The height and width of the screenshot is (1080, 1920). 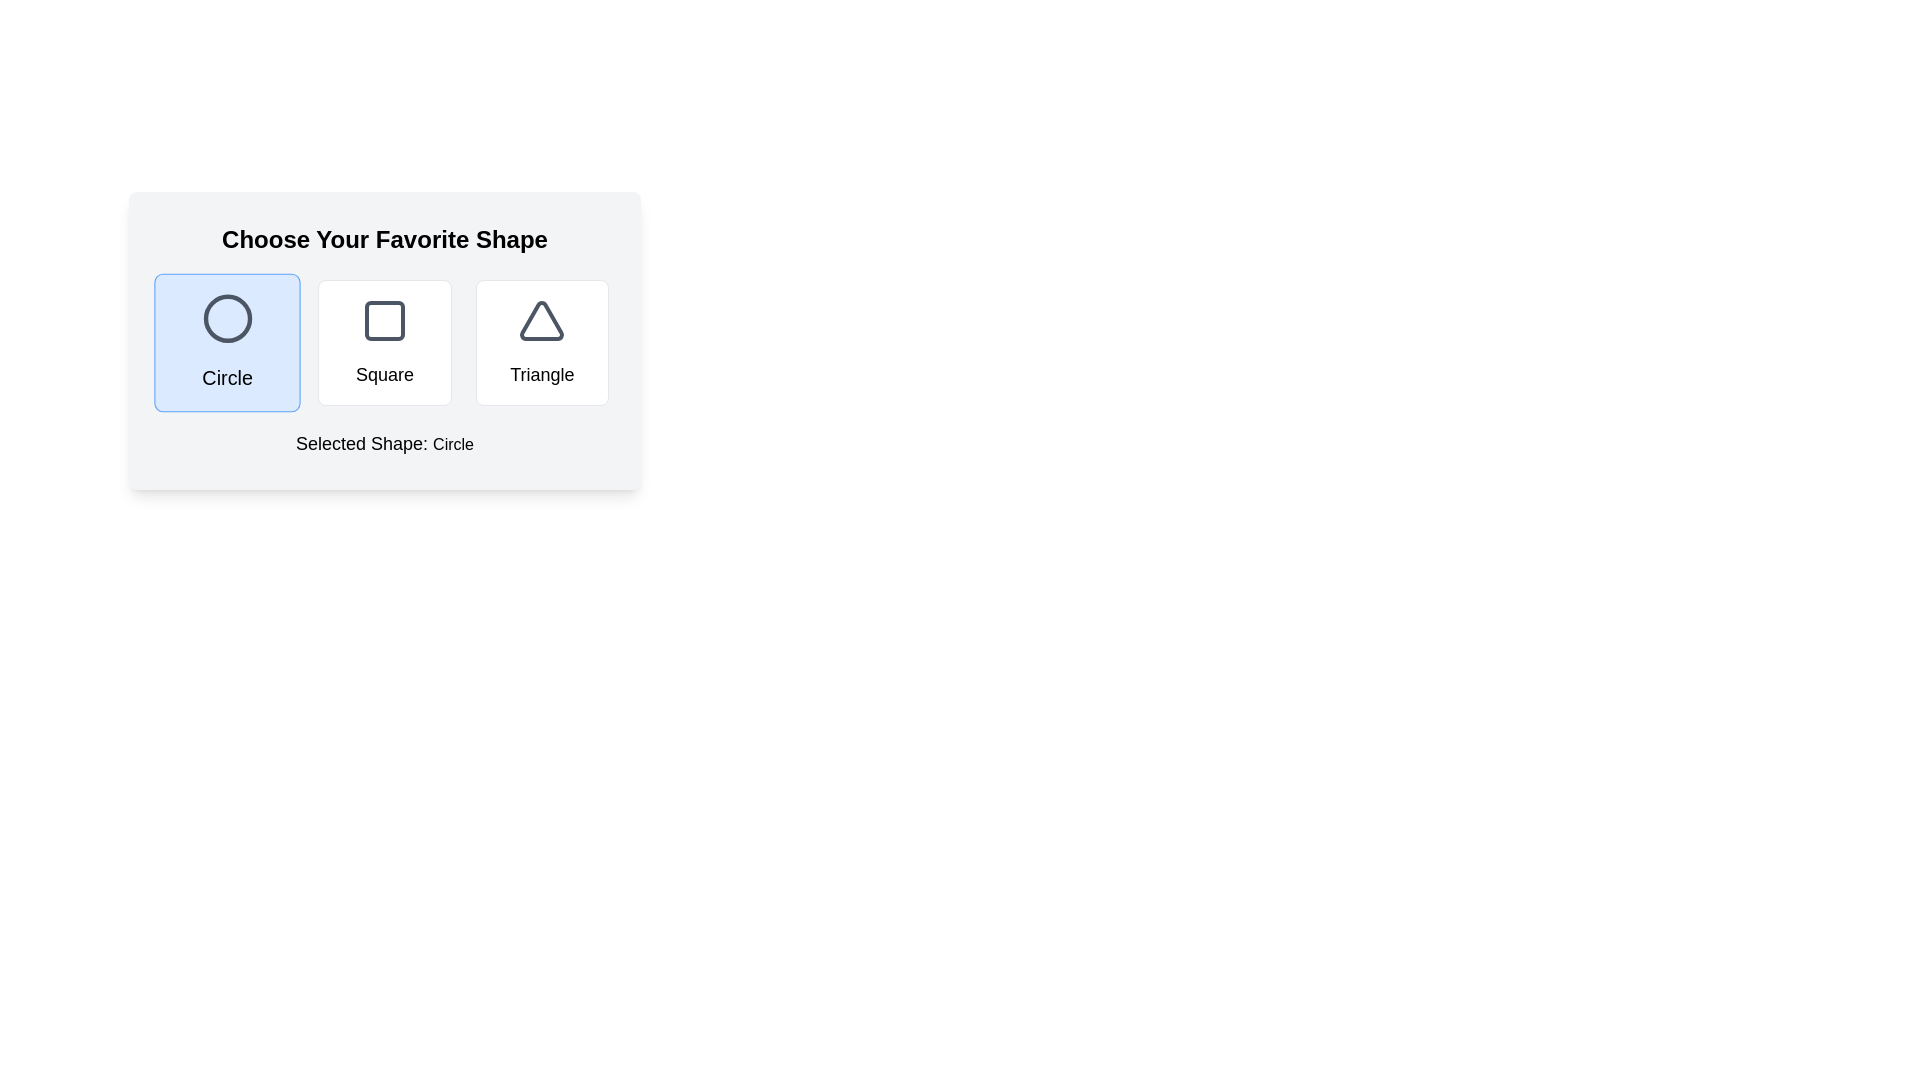 I want to click on the graphic component, which is a small square with rounded corners located at the center of a larger square, so click(x=384, y=319).